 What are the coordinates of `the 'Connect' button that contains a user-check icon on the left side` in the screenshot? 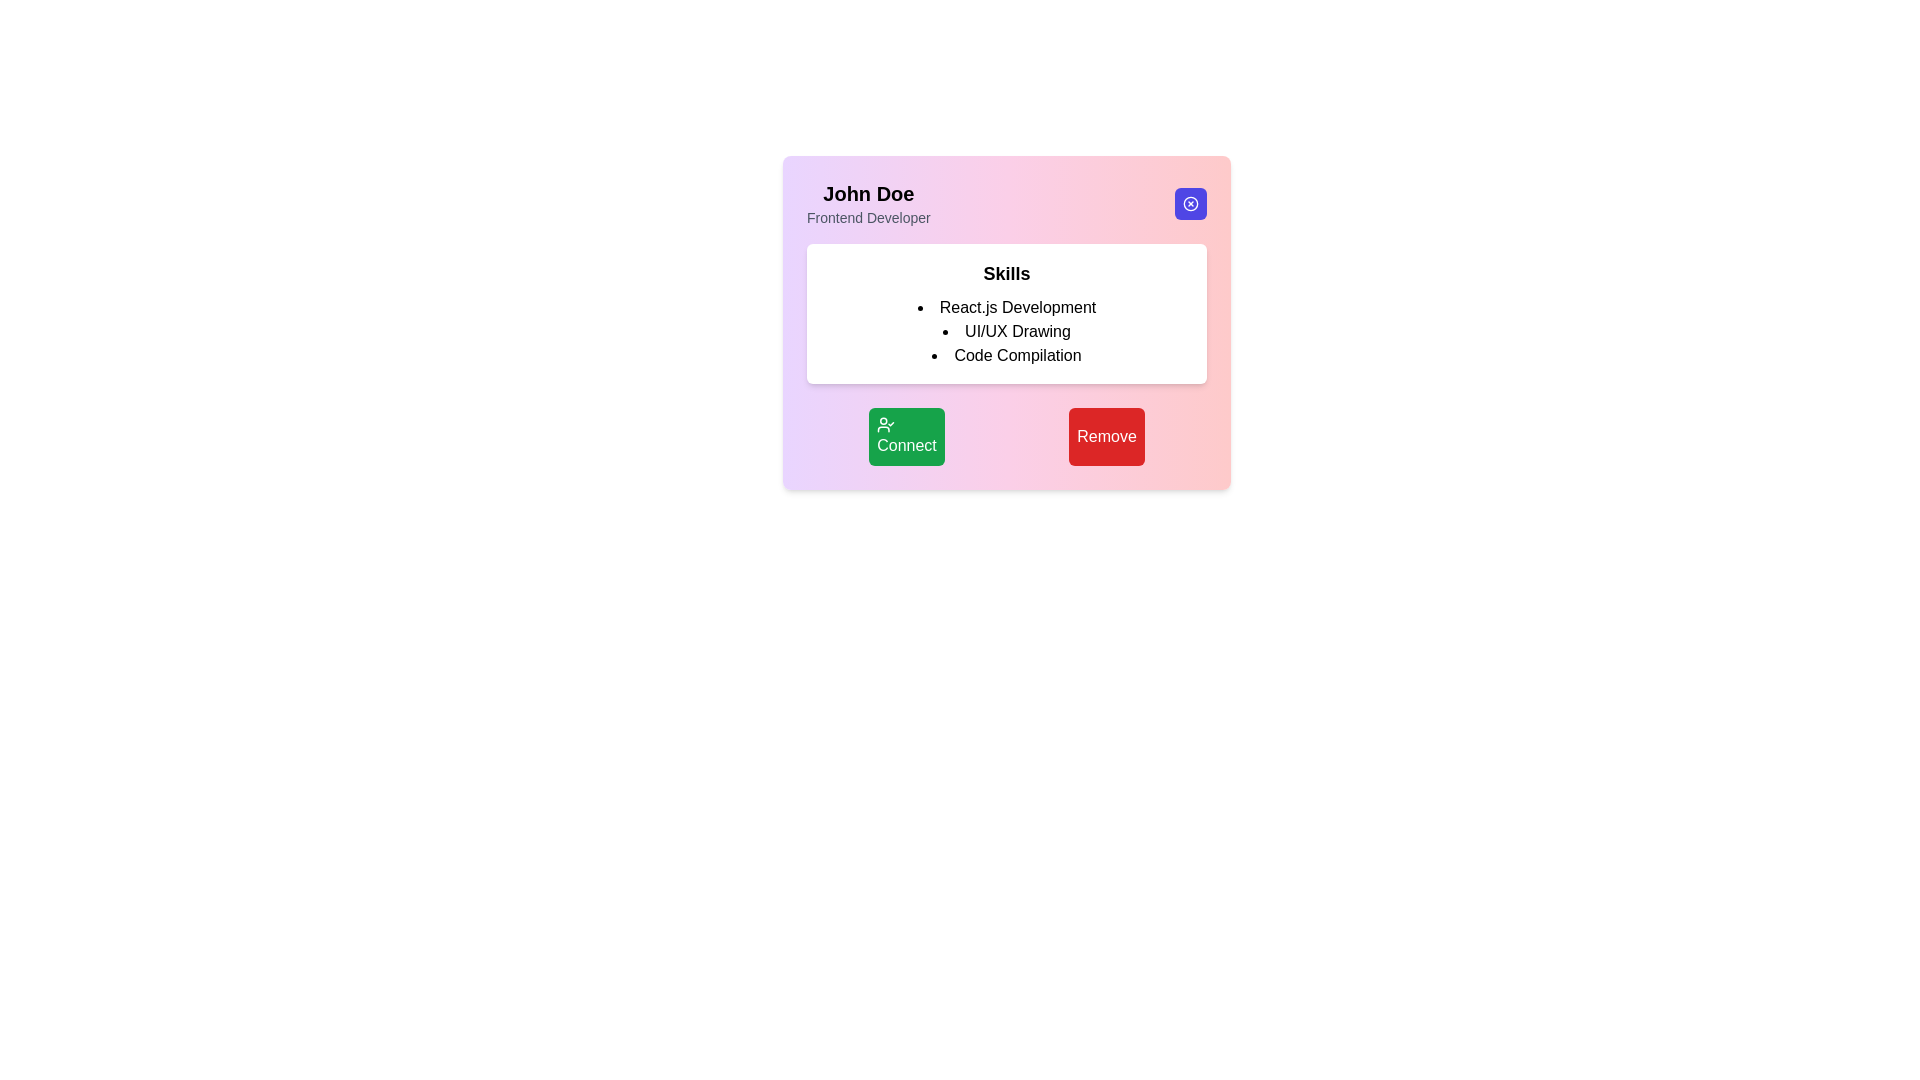 It's located at (885, 423).